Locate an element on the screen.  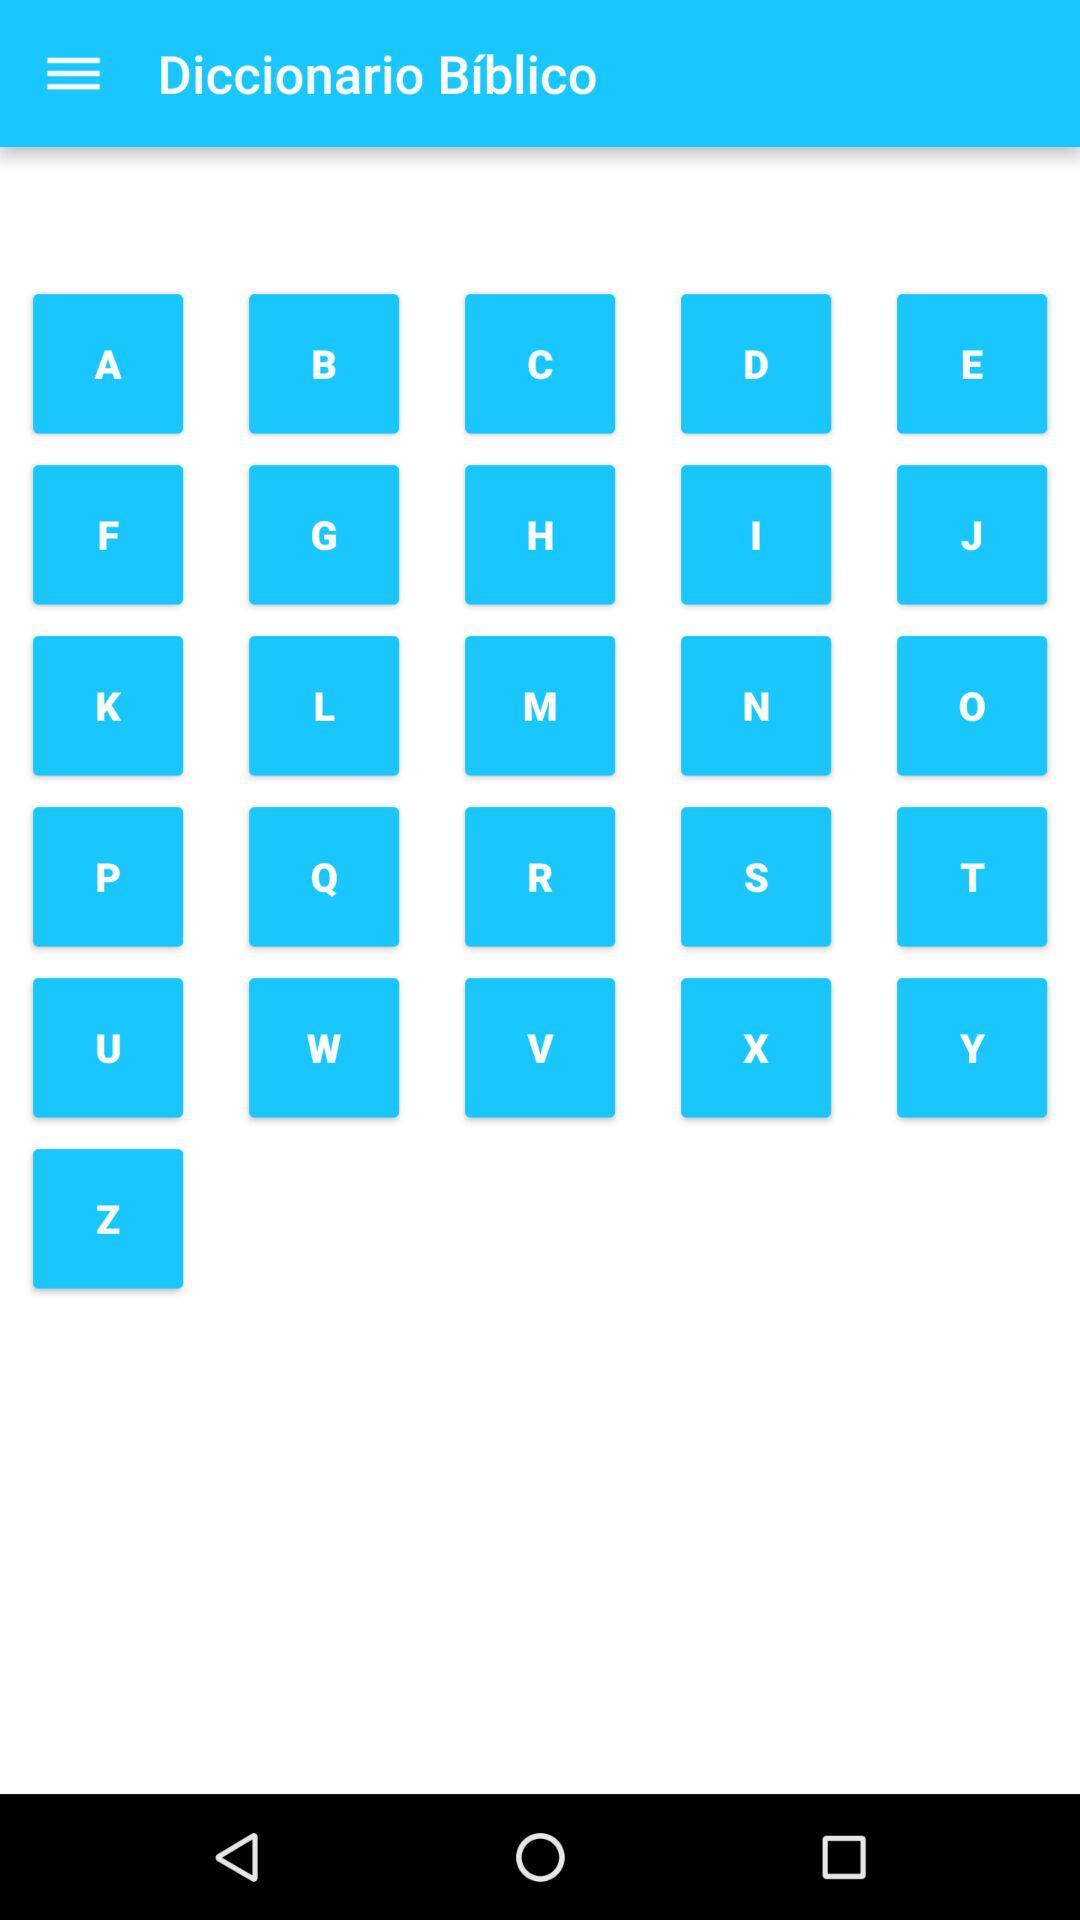
l item is located at coordinates (323, 705).